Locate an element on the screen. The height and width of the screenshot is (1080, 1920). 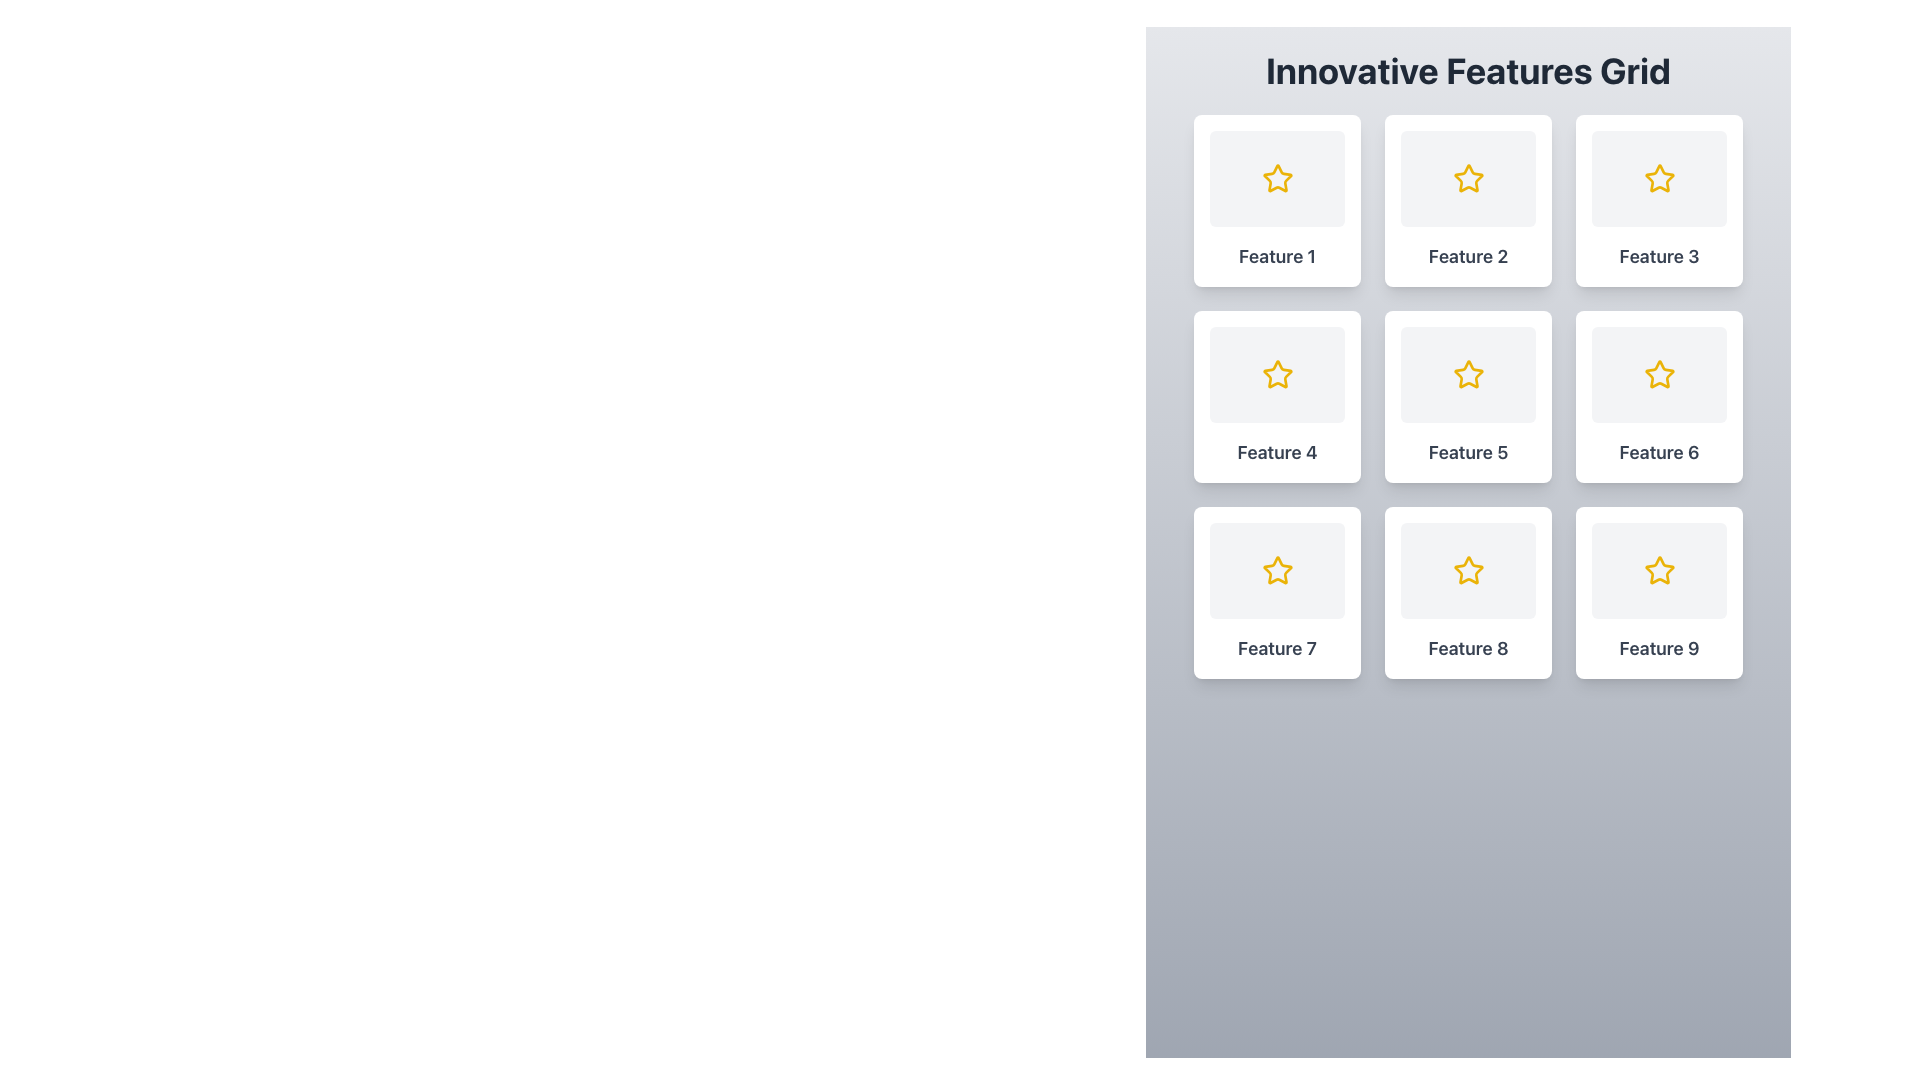
the text label displaying 'Feature 4', which is styled in gray-700 and part of the card in the second row and first column of a 3x3 grid layout is located at coordinates (1276, 452).